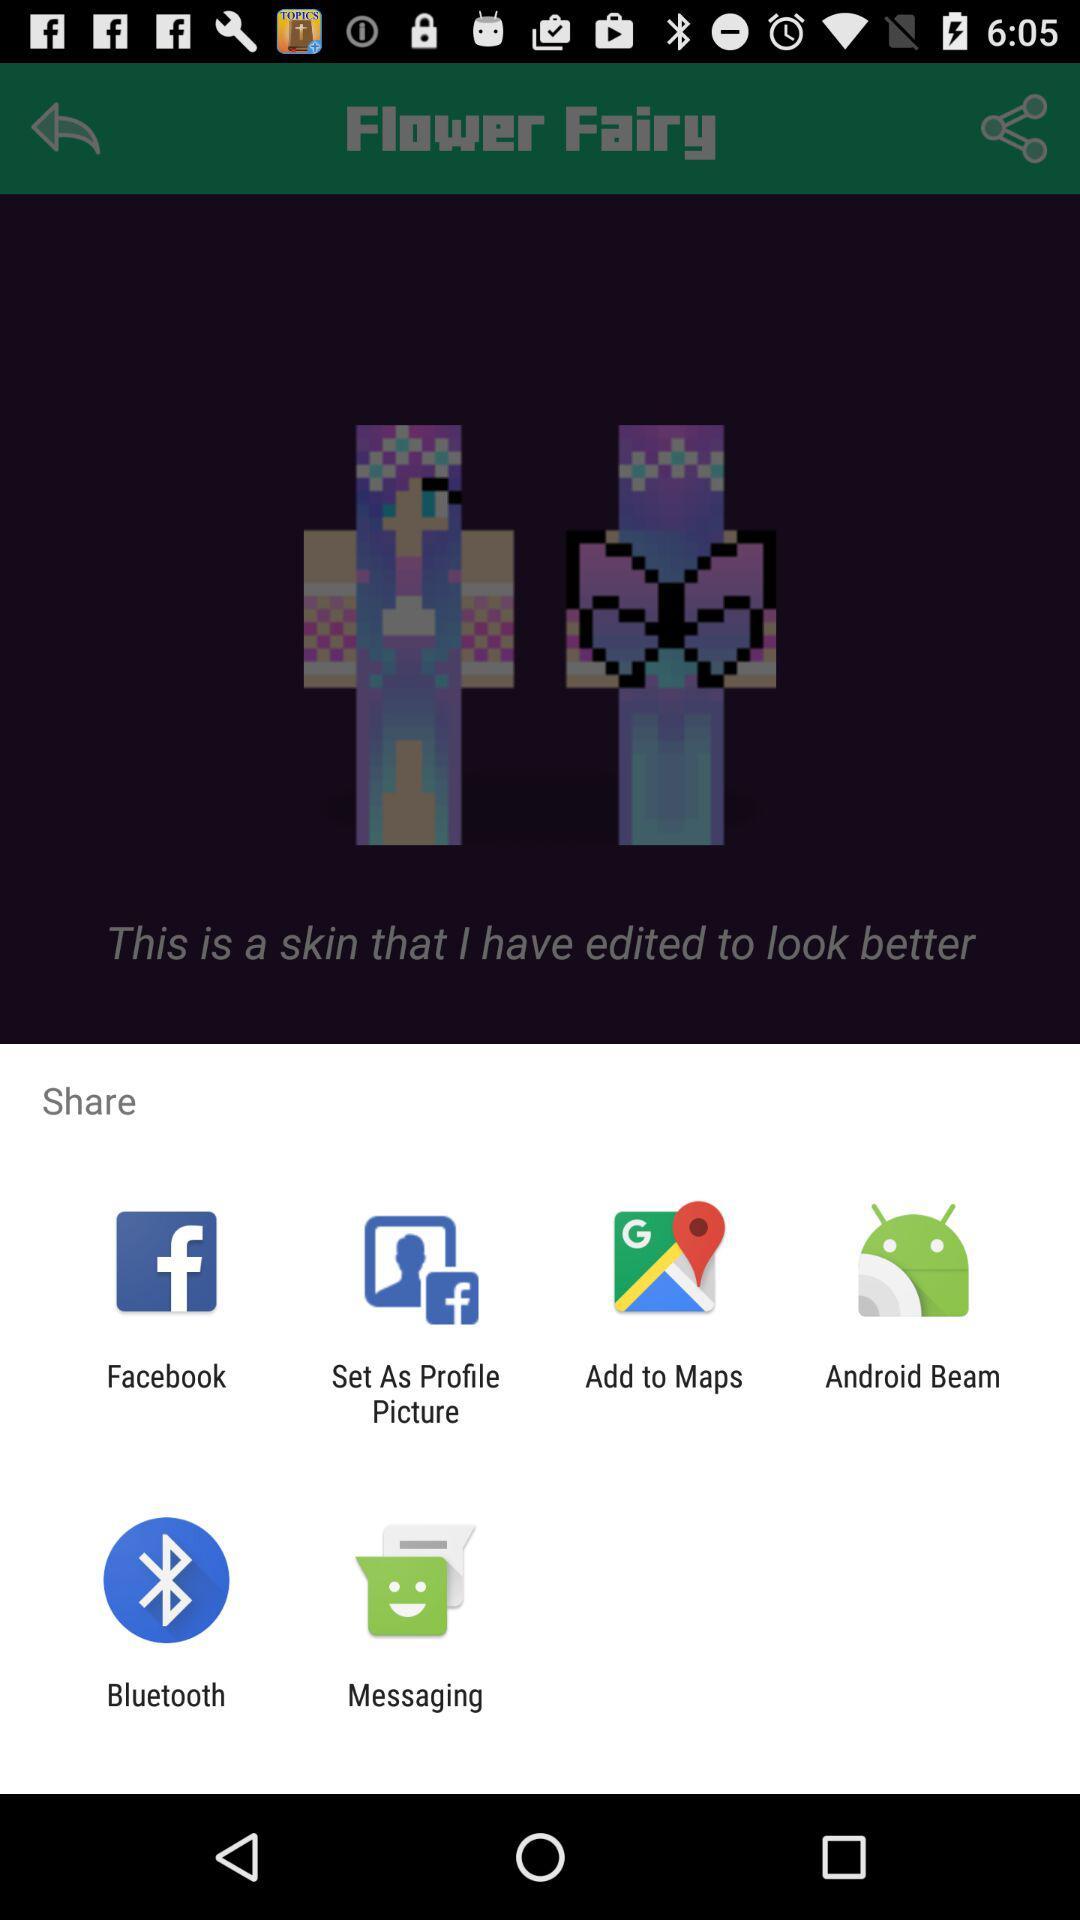 The height and width of the screenshot is (1920, 1080). What do you see at coordinates (414, 1392) in the screenshot?
I see `the icon to the right of facebook` at bounding box center [414, 1392].